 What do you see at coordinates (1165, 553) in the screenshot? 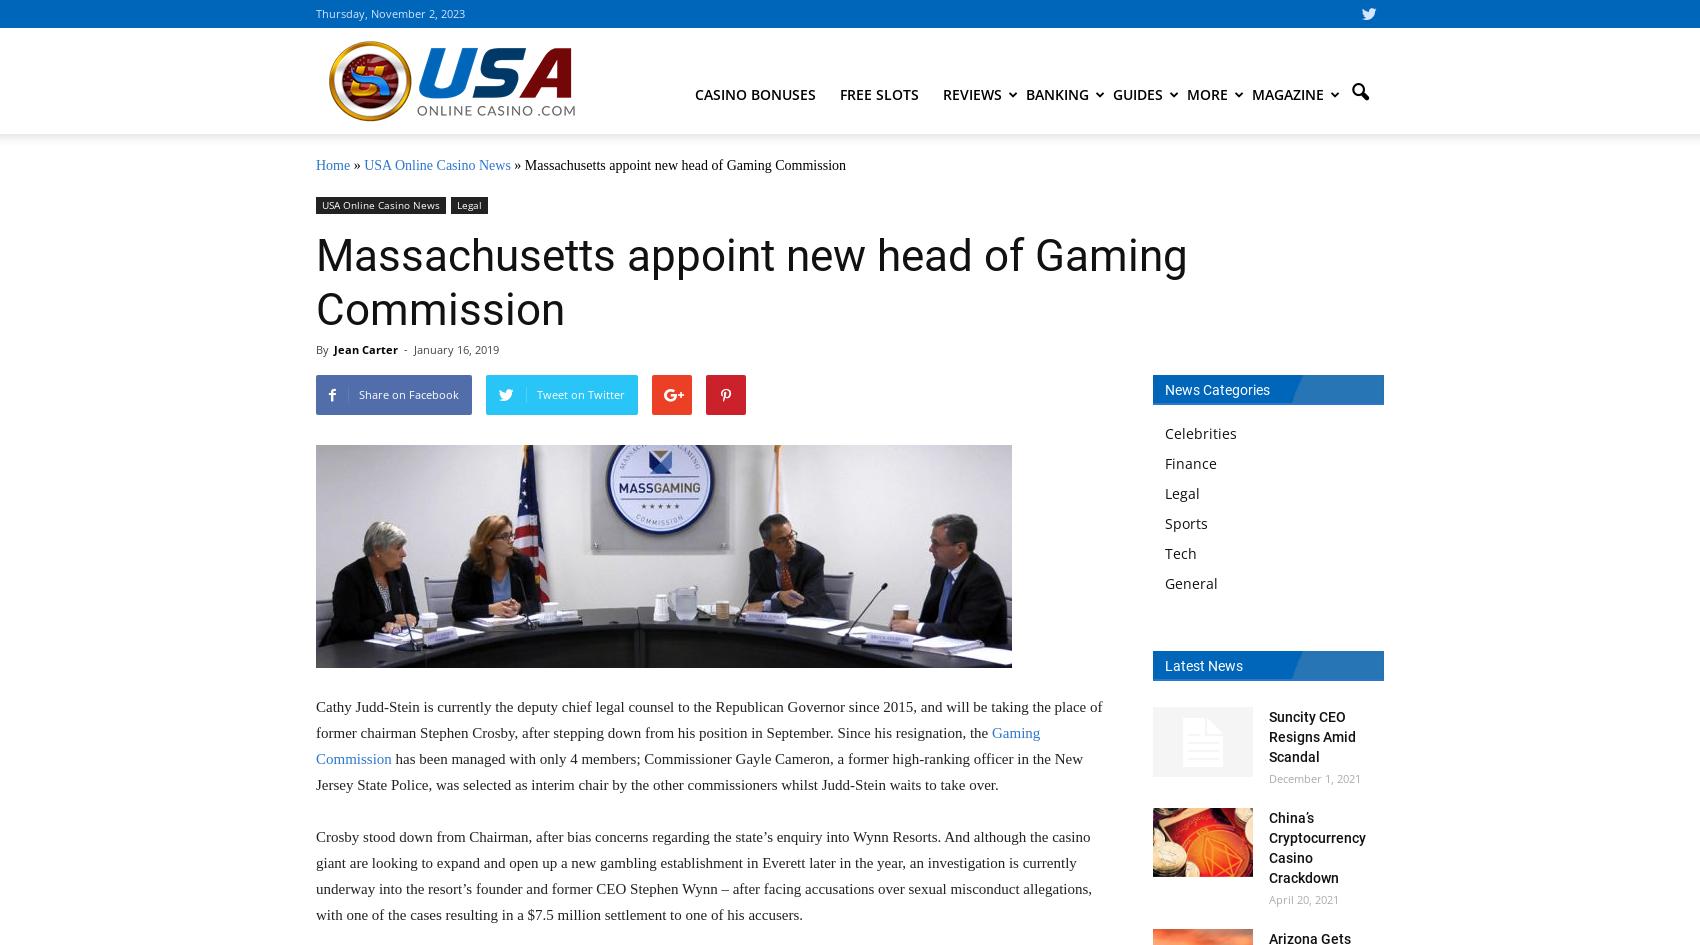
I see `'Tech'` at bounding box center [1165, 553].